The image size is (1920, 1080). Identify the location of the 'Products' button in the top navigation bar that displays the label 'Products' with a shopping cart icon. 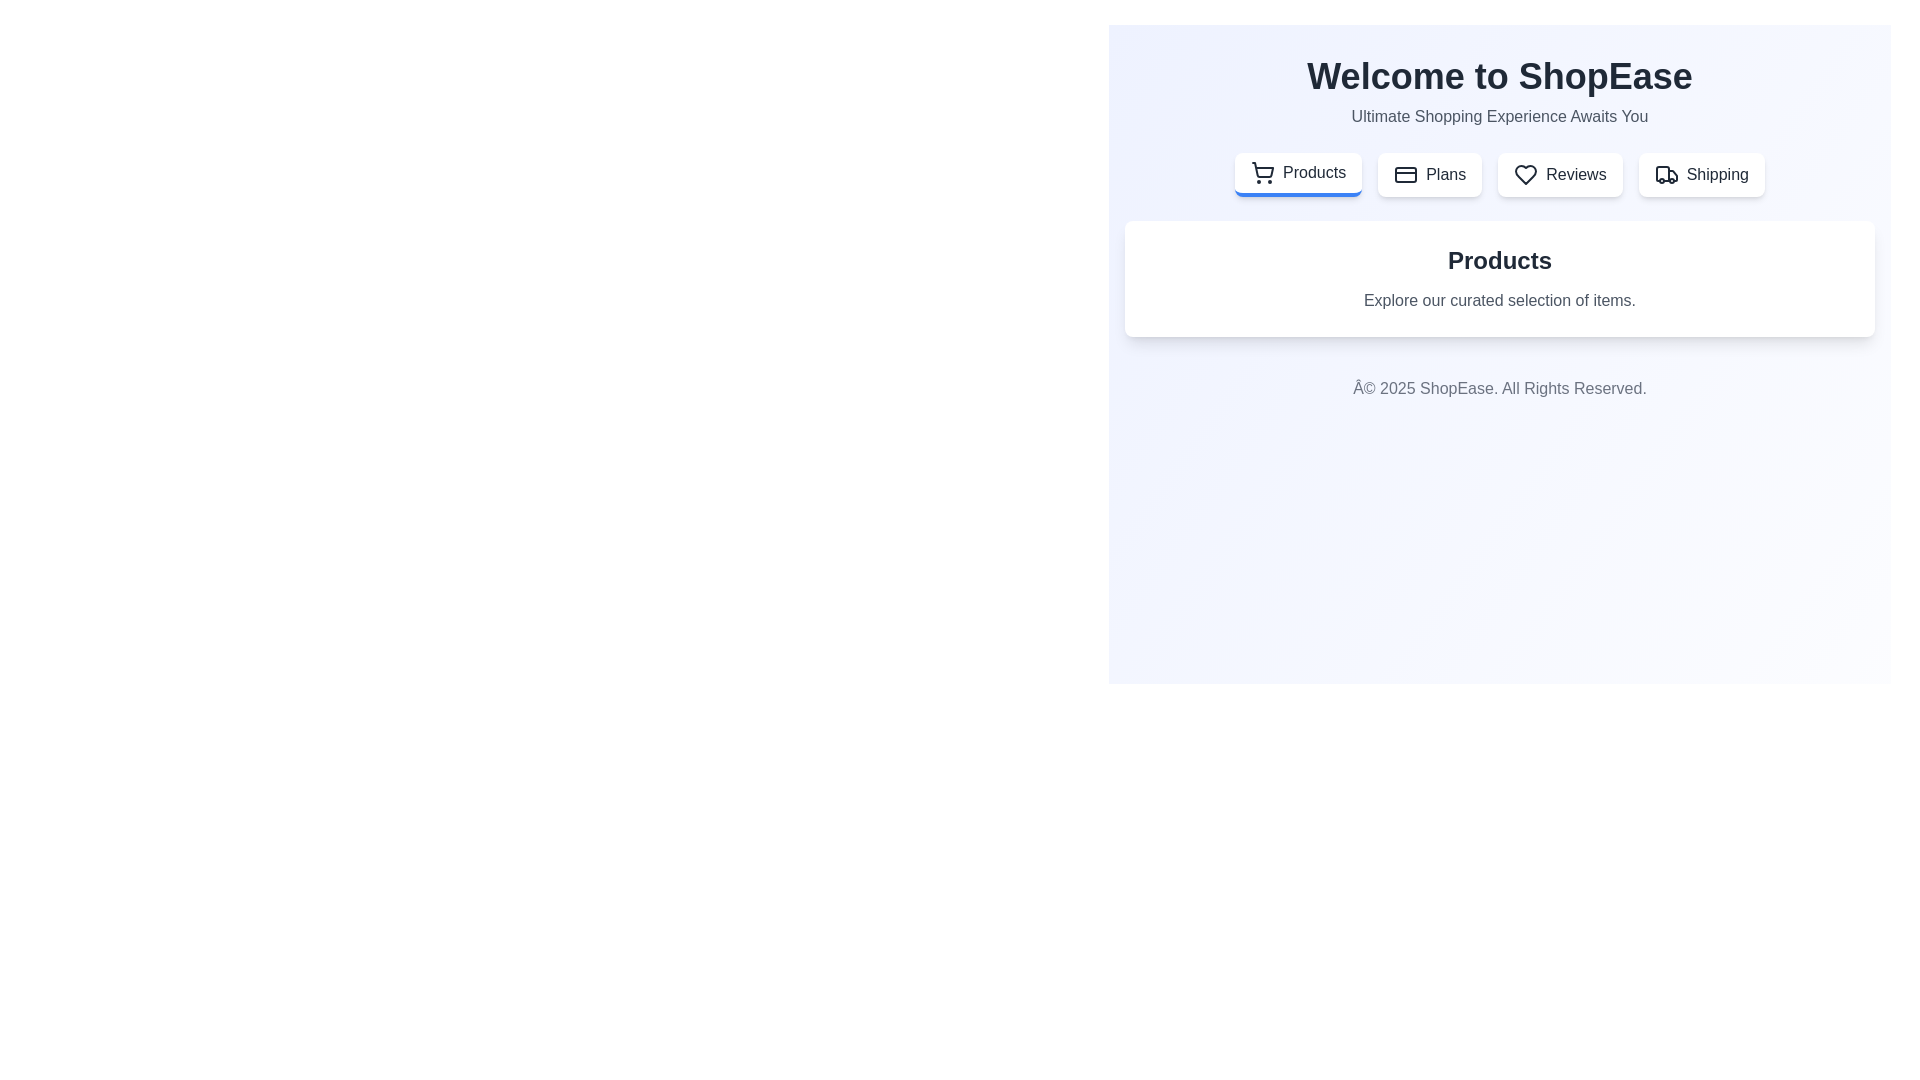
(1314, 172).